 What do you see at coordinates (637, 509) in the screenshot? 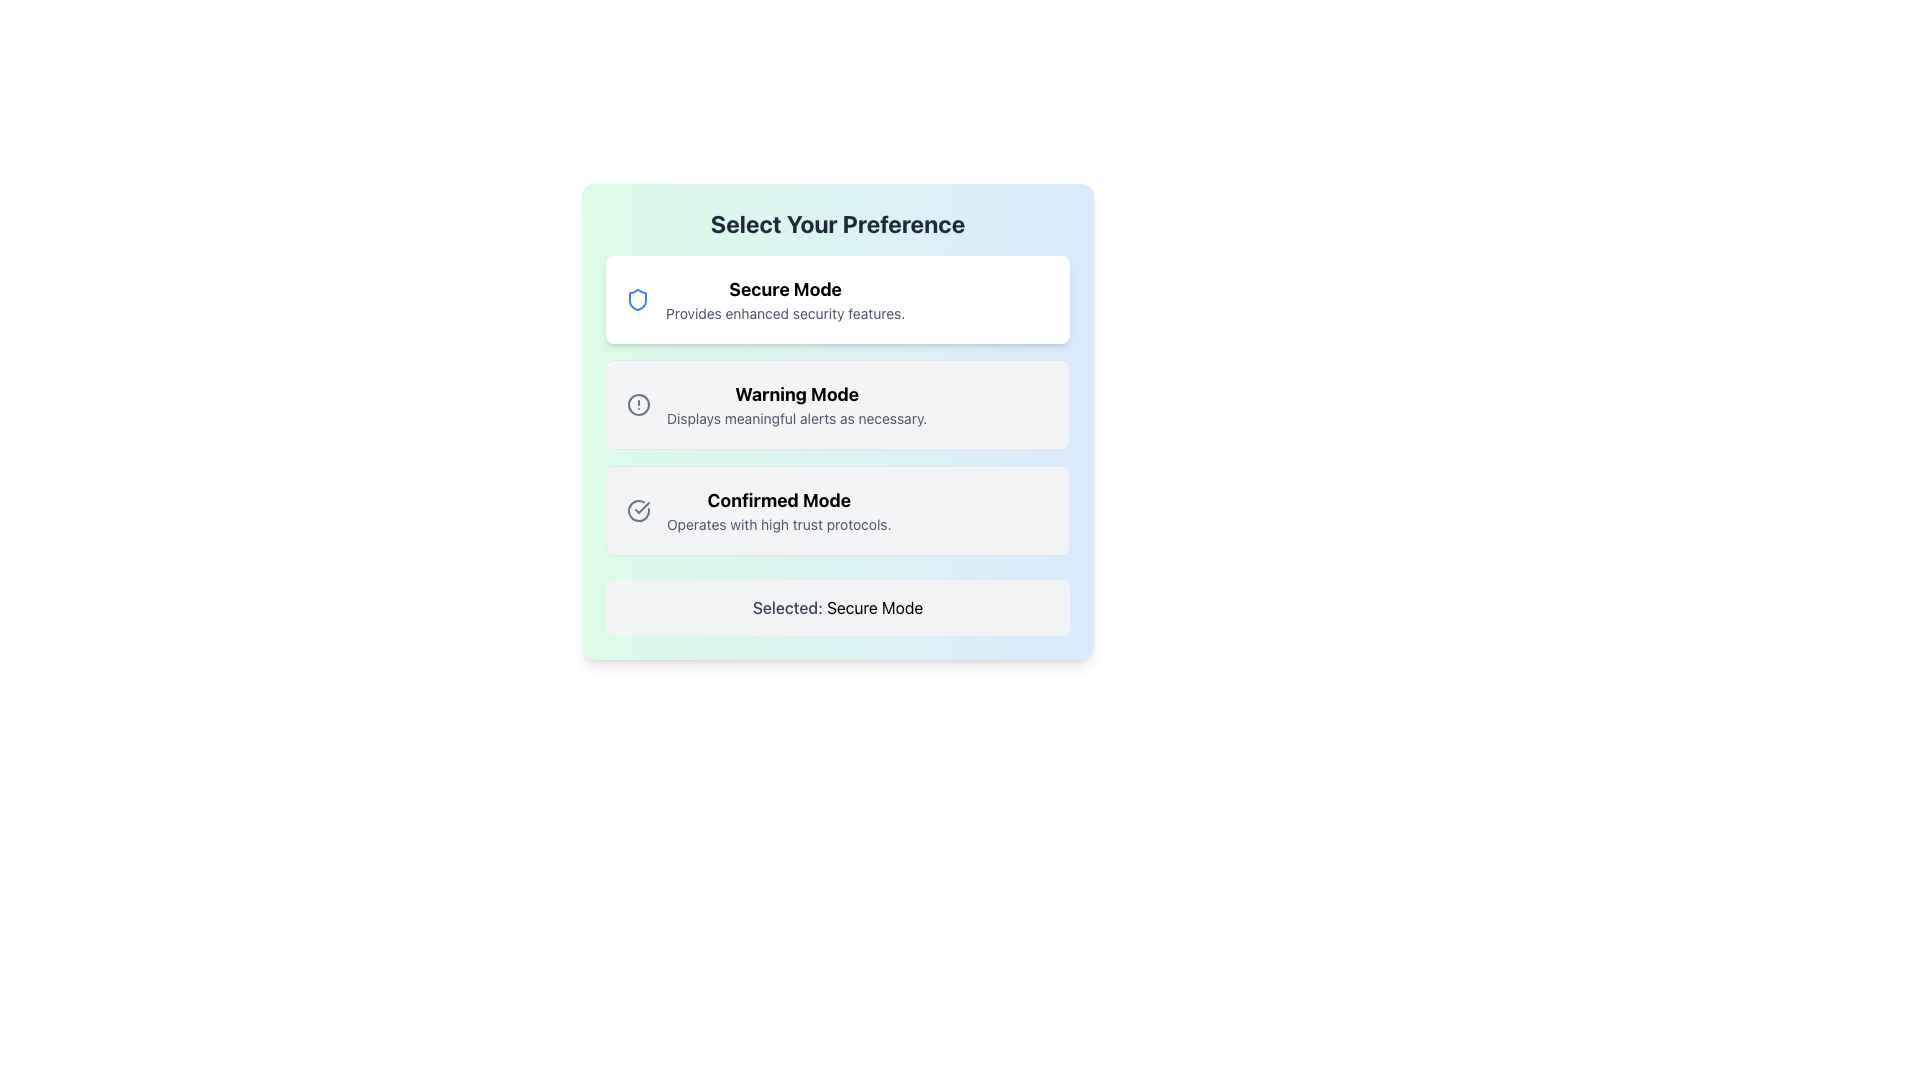
I see `the circular graphical icon with a checkmark styled in a minimalist design, located within the 'Confirmed Mode' card` at bounding box center [637, 509].